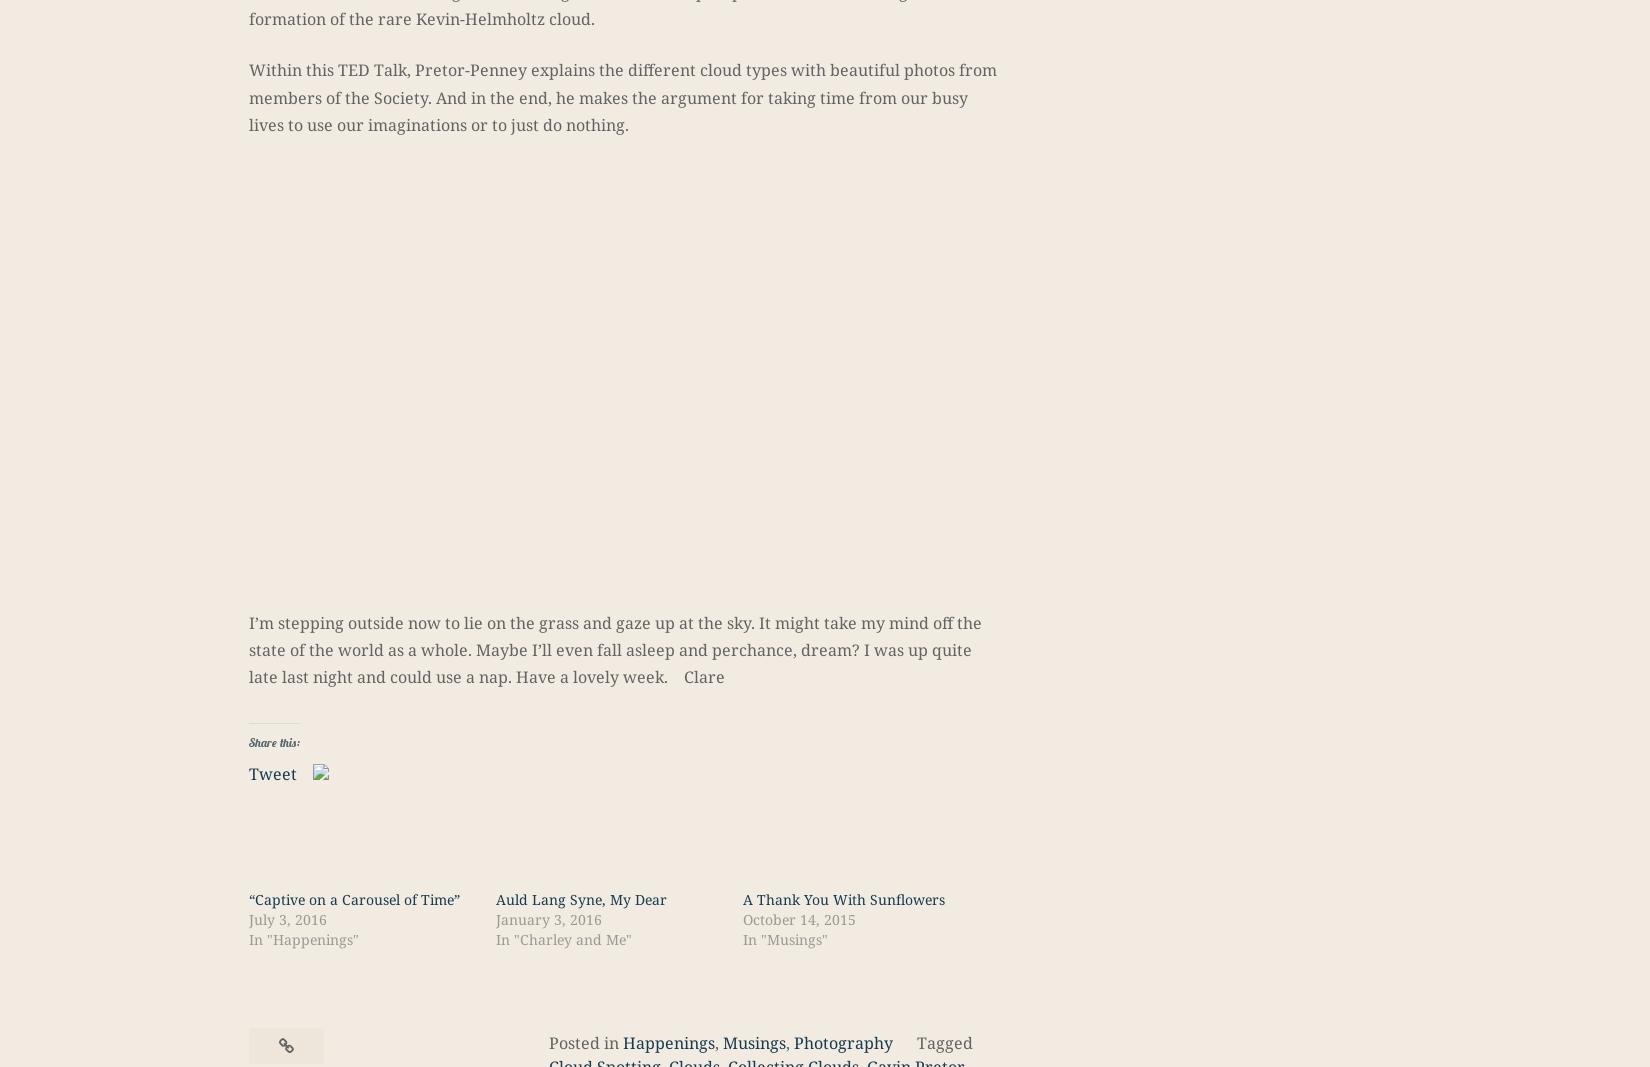 This screenshot has width=1650, height=1067. Describe the element at coordinates (666, 1042) in the screenshot. I see `'Happenings'` at that location.